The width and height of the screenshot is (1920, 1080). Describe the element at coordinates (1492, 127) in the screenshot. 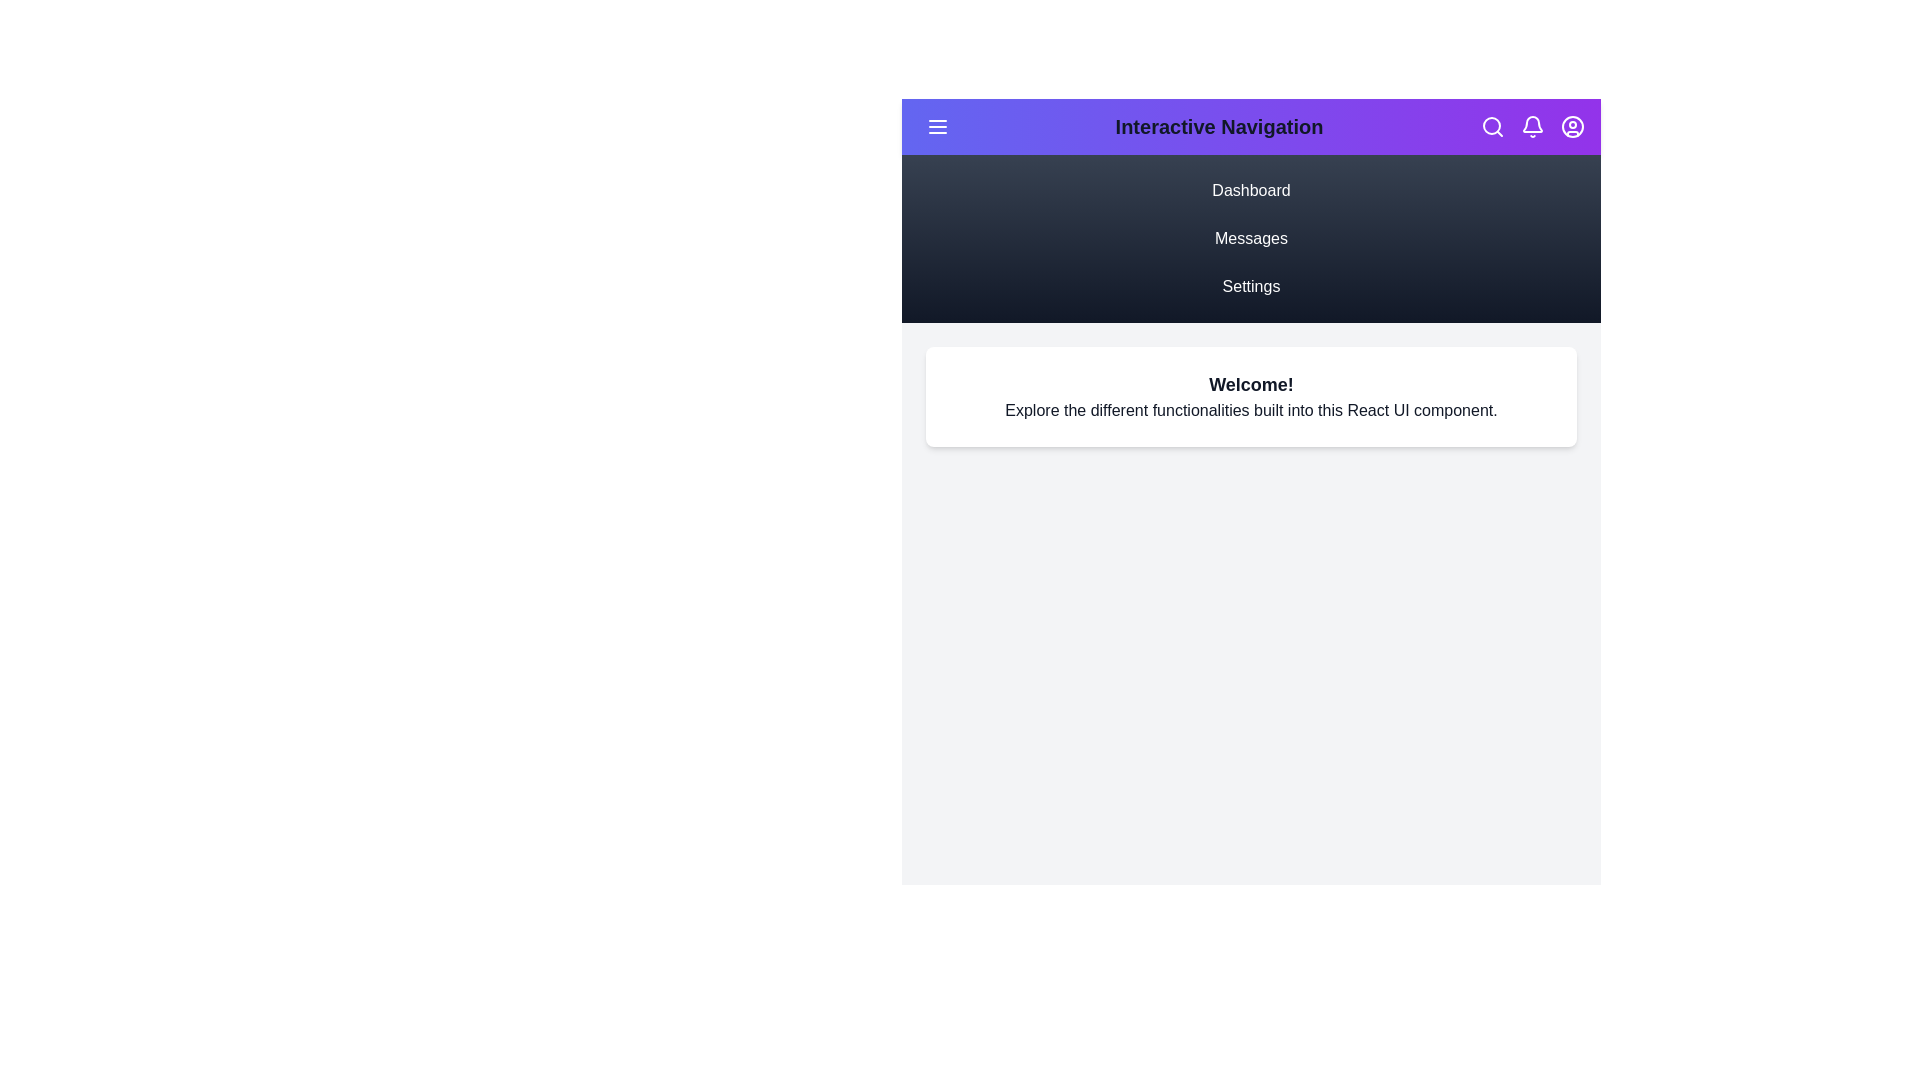

I see `the search icon` at that location.